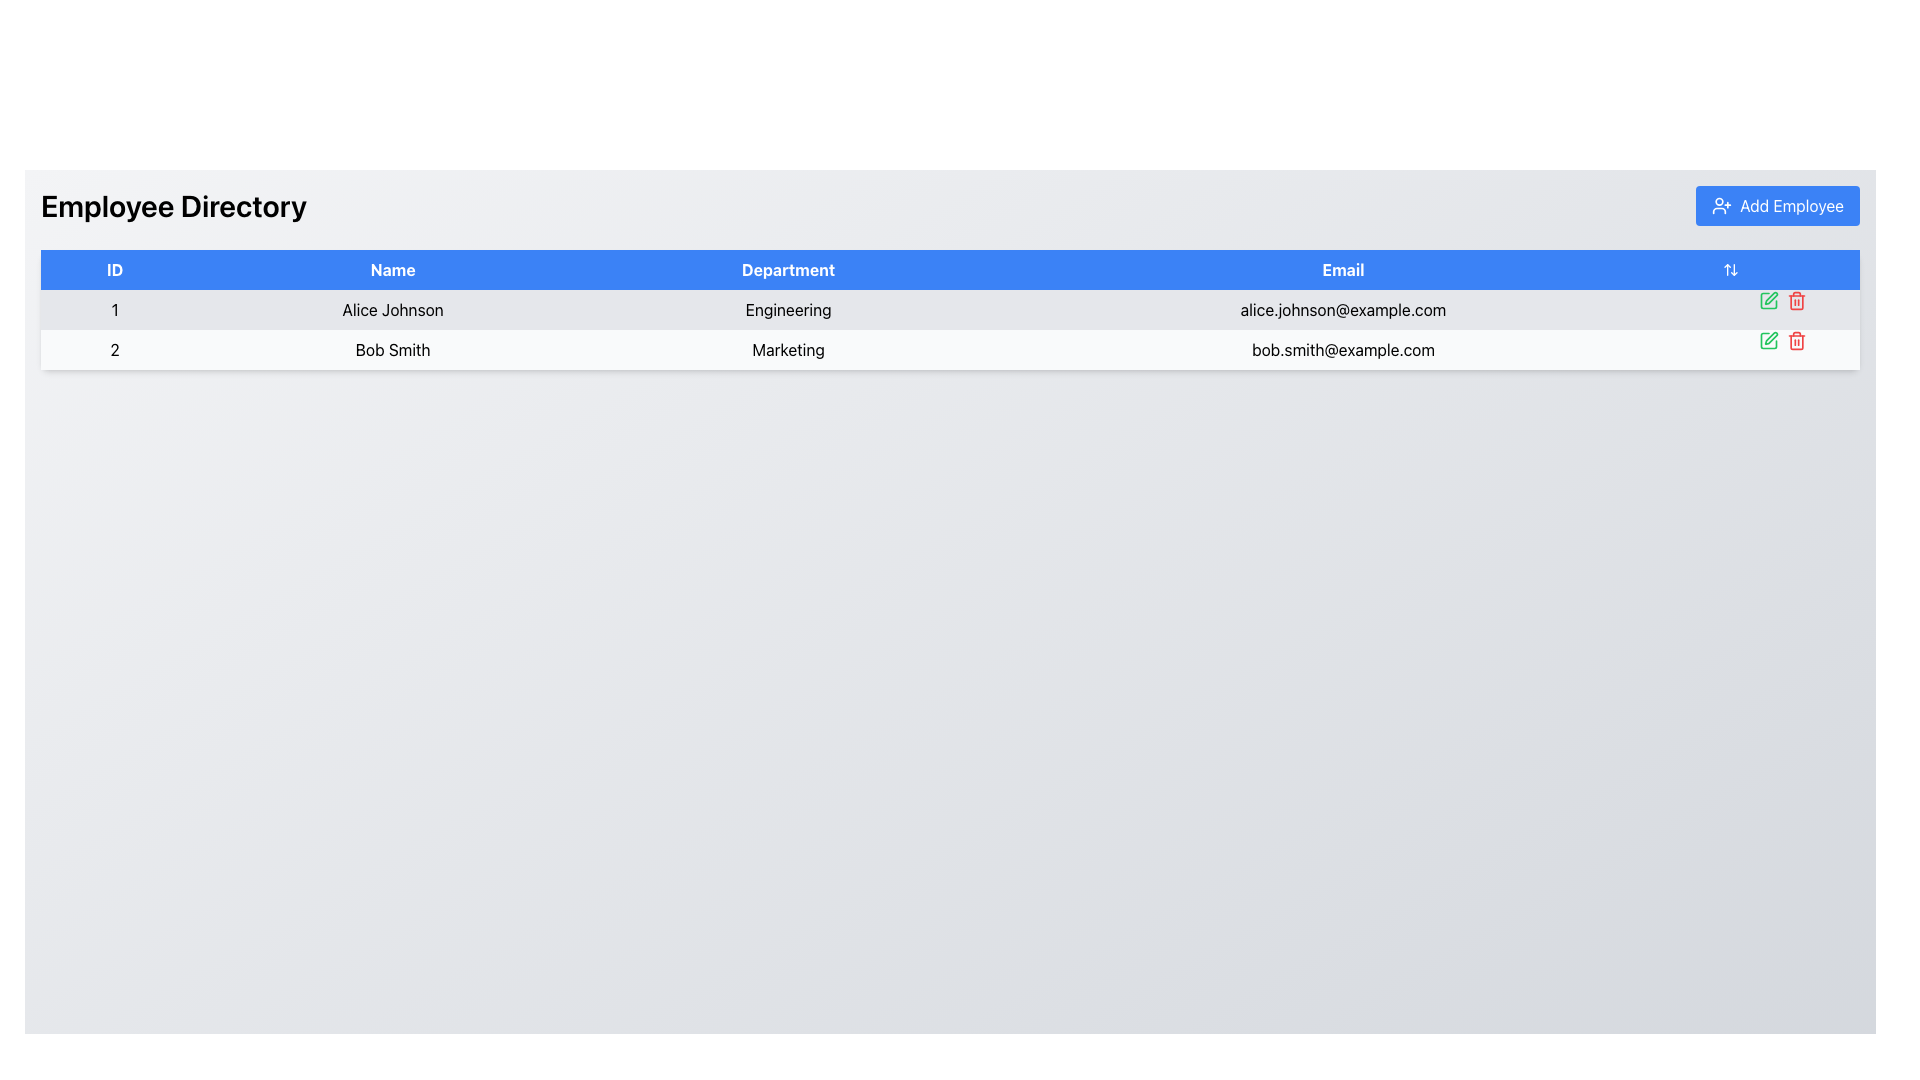  Describe the element at coordinates (1343, 349) in the screenshot. I see `the plain text element displaying the email address 'bob.smith@example.com' located in the fourth cell of the second row of the data table under the column labeled 'Email'` at that location.